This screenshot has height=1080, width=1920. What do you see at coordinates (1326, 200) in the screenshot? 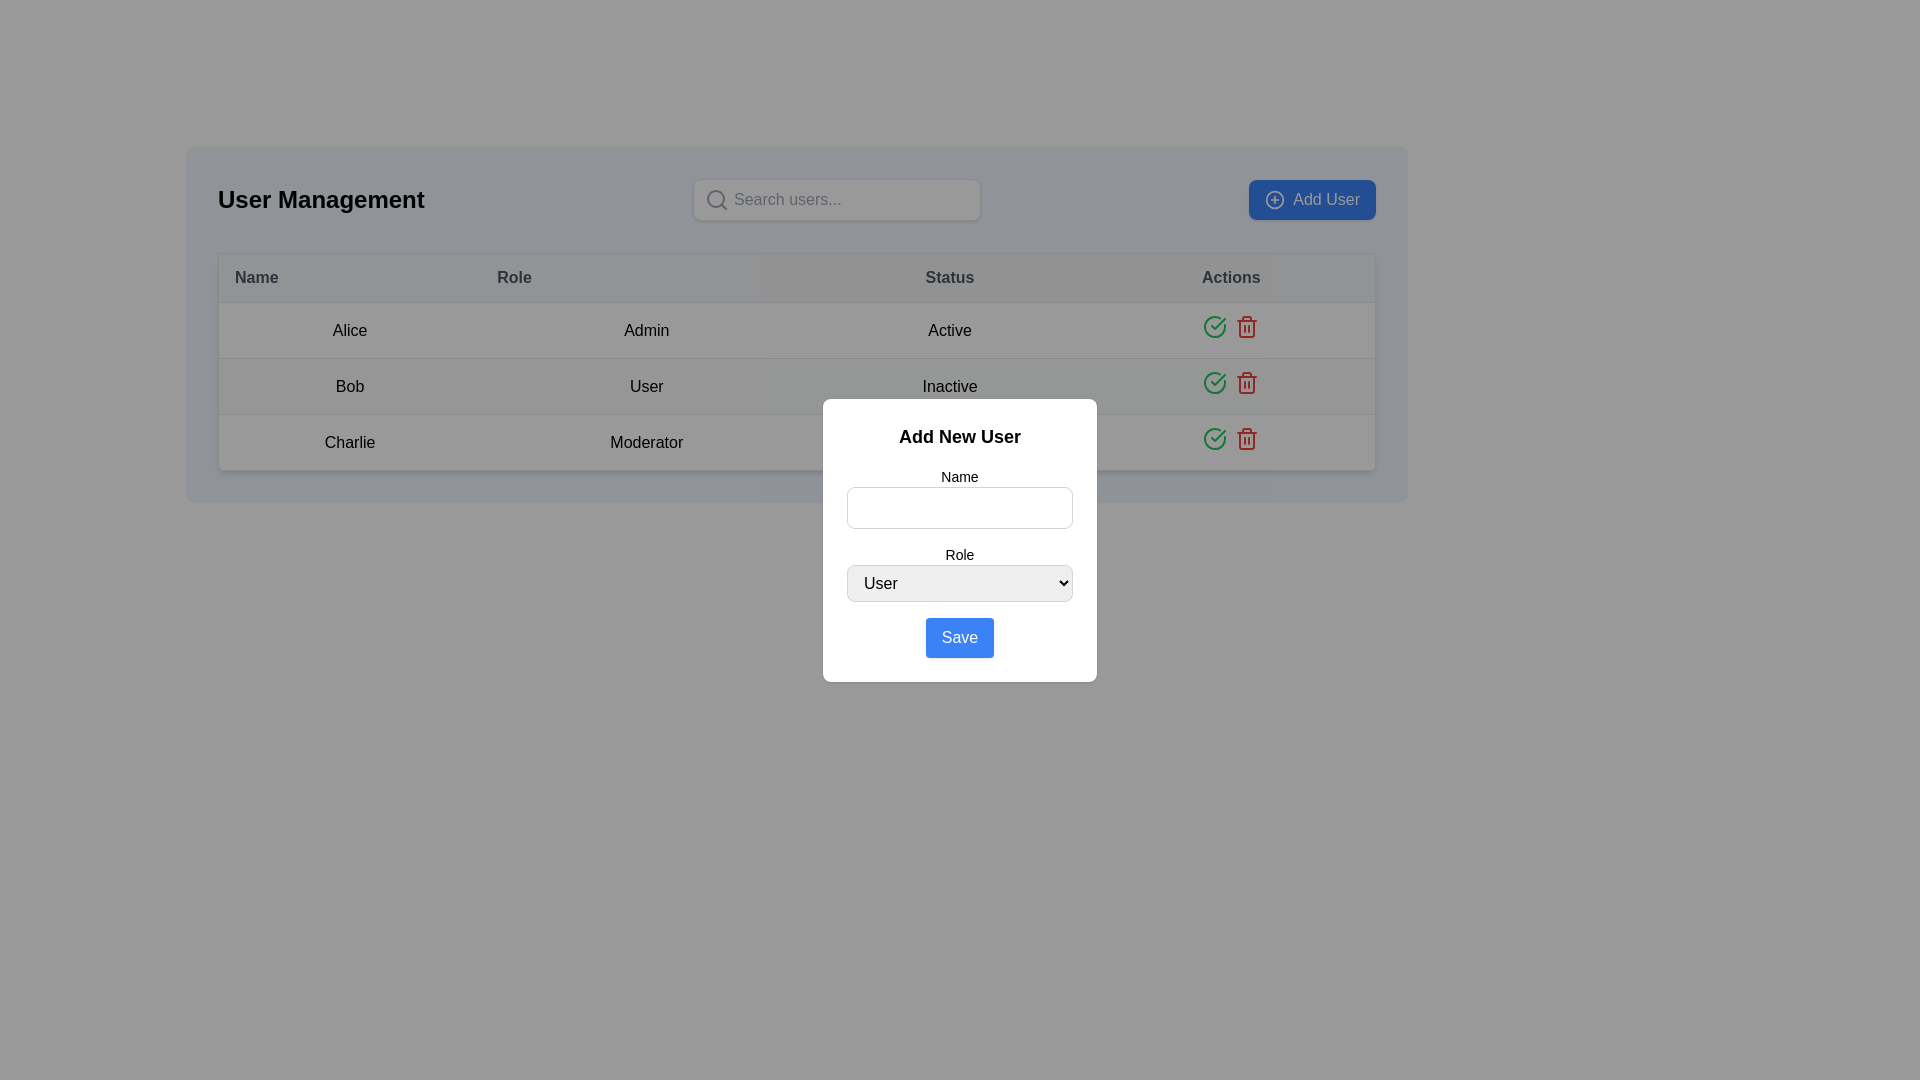
I see `the text label on the button located at the top-right corner of the interface` at bounding box center [1326, 200].